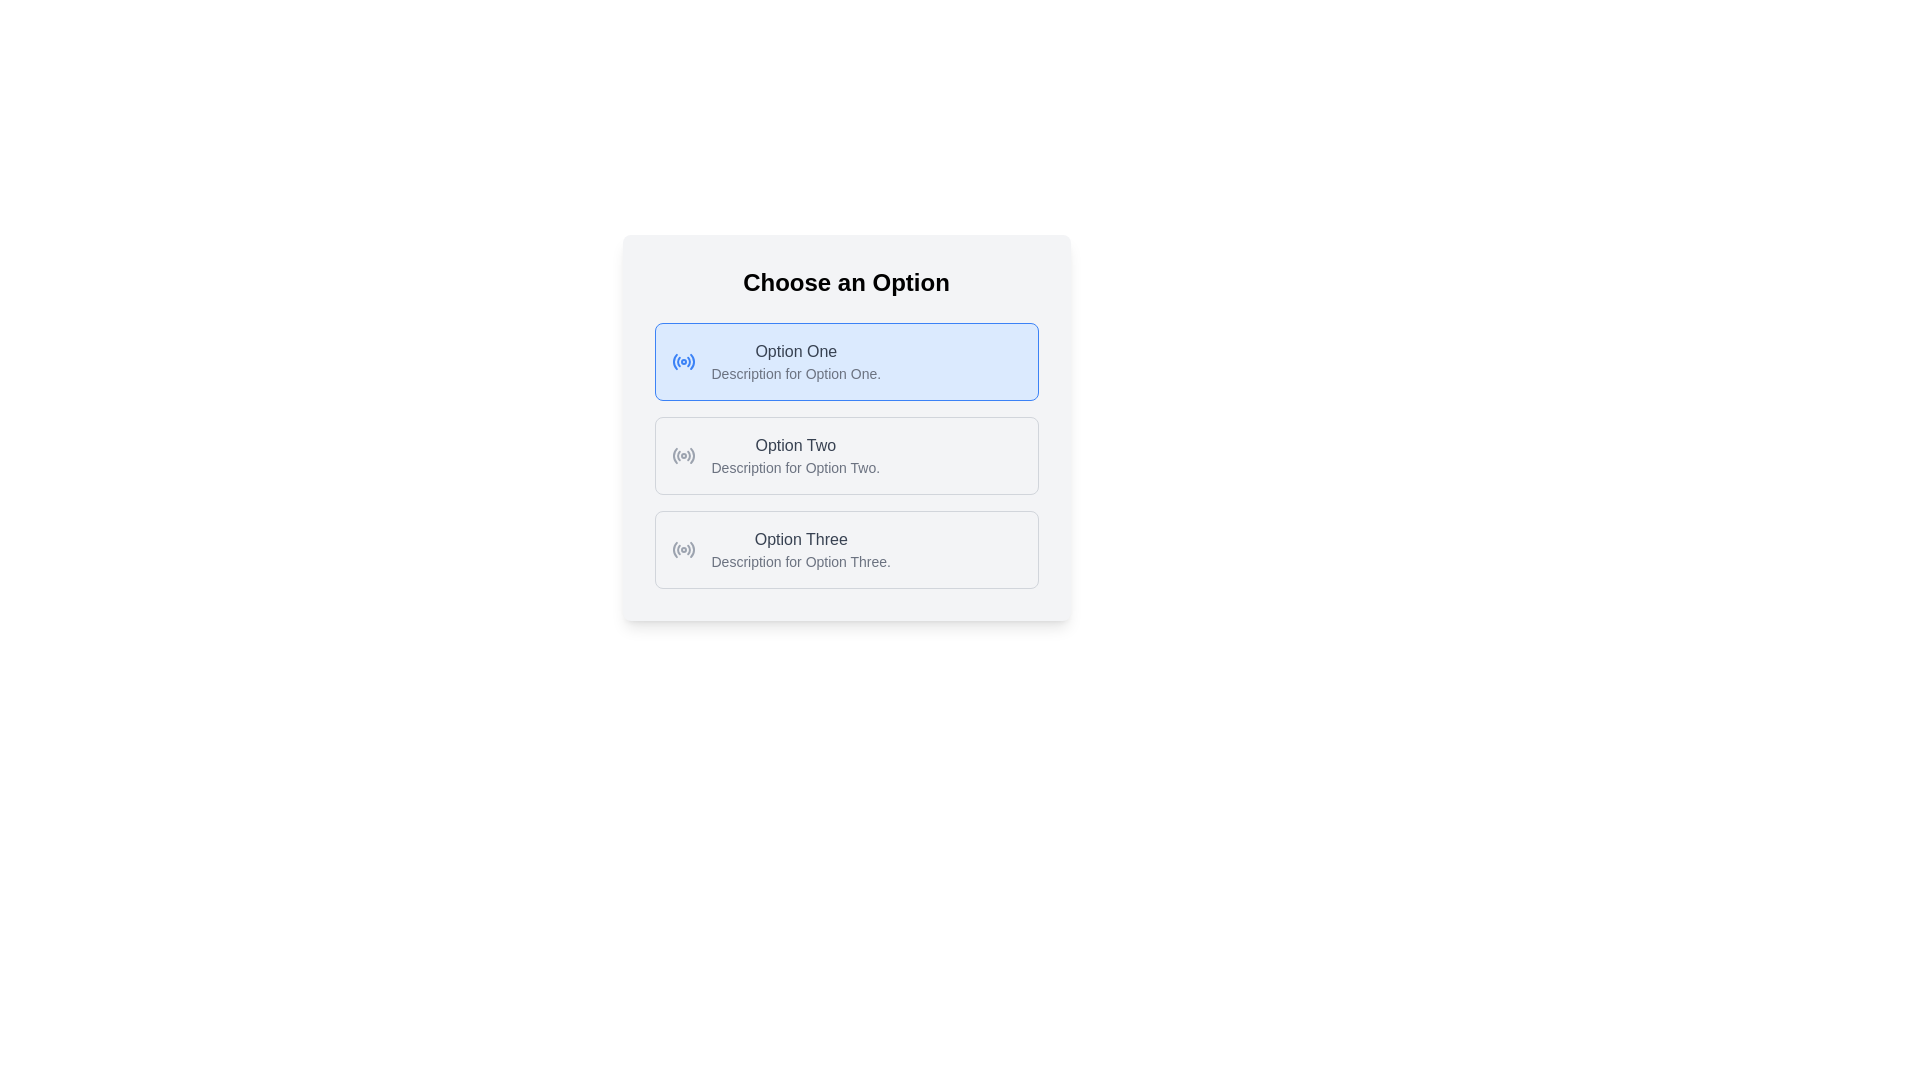 The image size is (1920, 1080). Describe the element at coordinates (794, 467) in the screenshot. I see `the text label reading 'Description for Option Two.' located beneath 'Option Two' in the second selectable option block of 'Choose an Option.'` at that location.